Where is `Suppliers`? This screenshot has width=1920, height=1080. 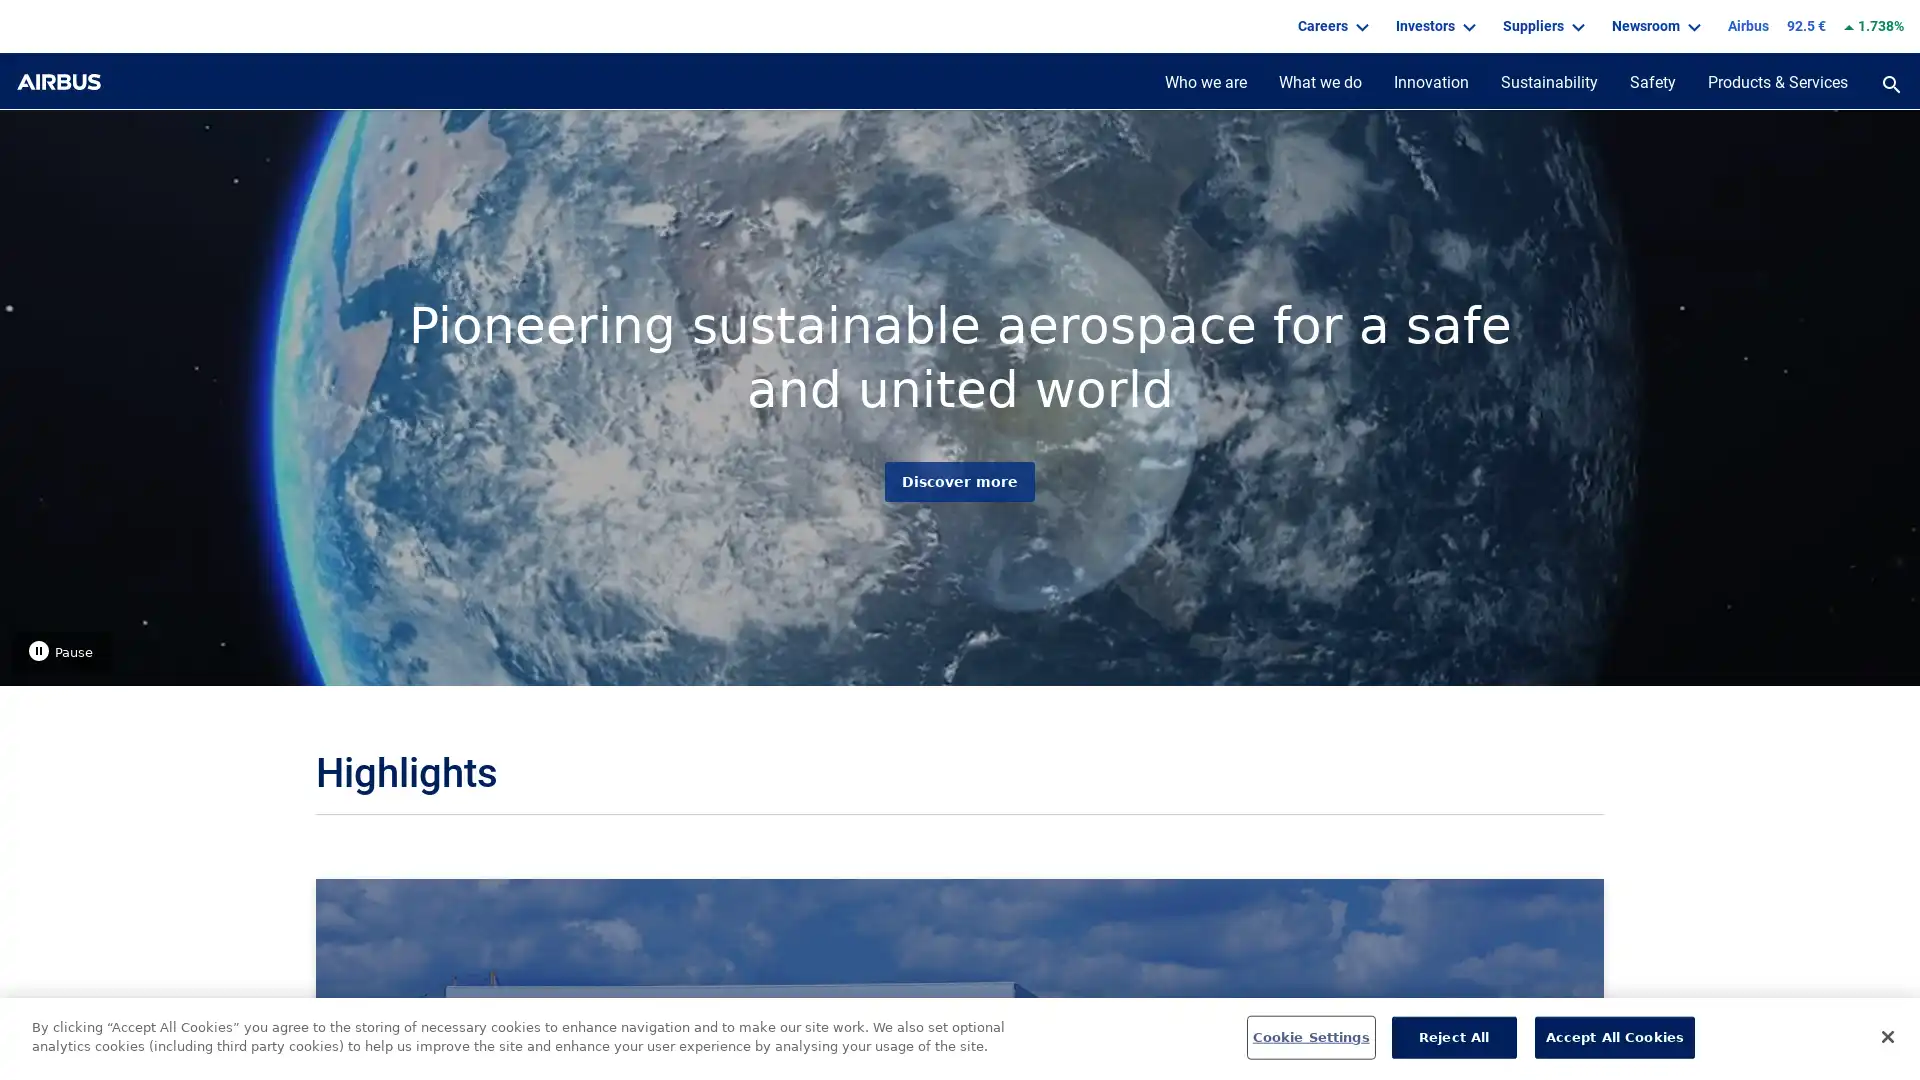
Suppliers is located at coordinates (1540, 26).